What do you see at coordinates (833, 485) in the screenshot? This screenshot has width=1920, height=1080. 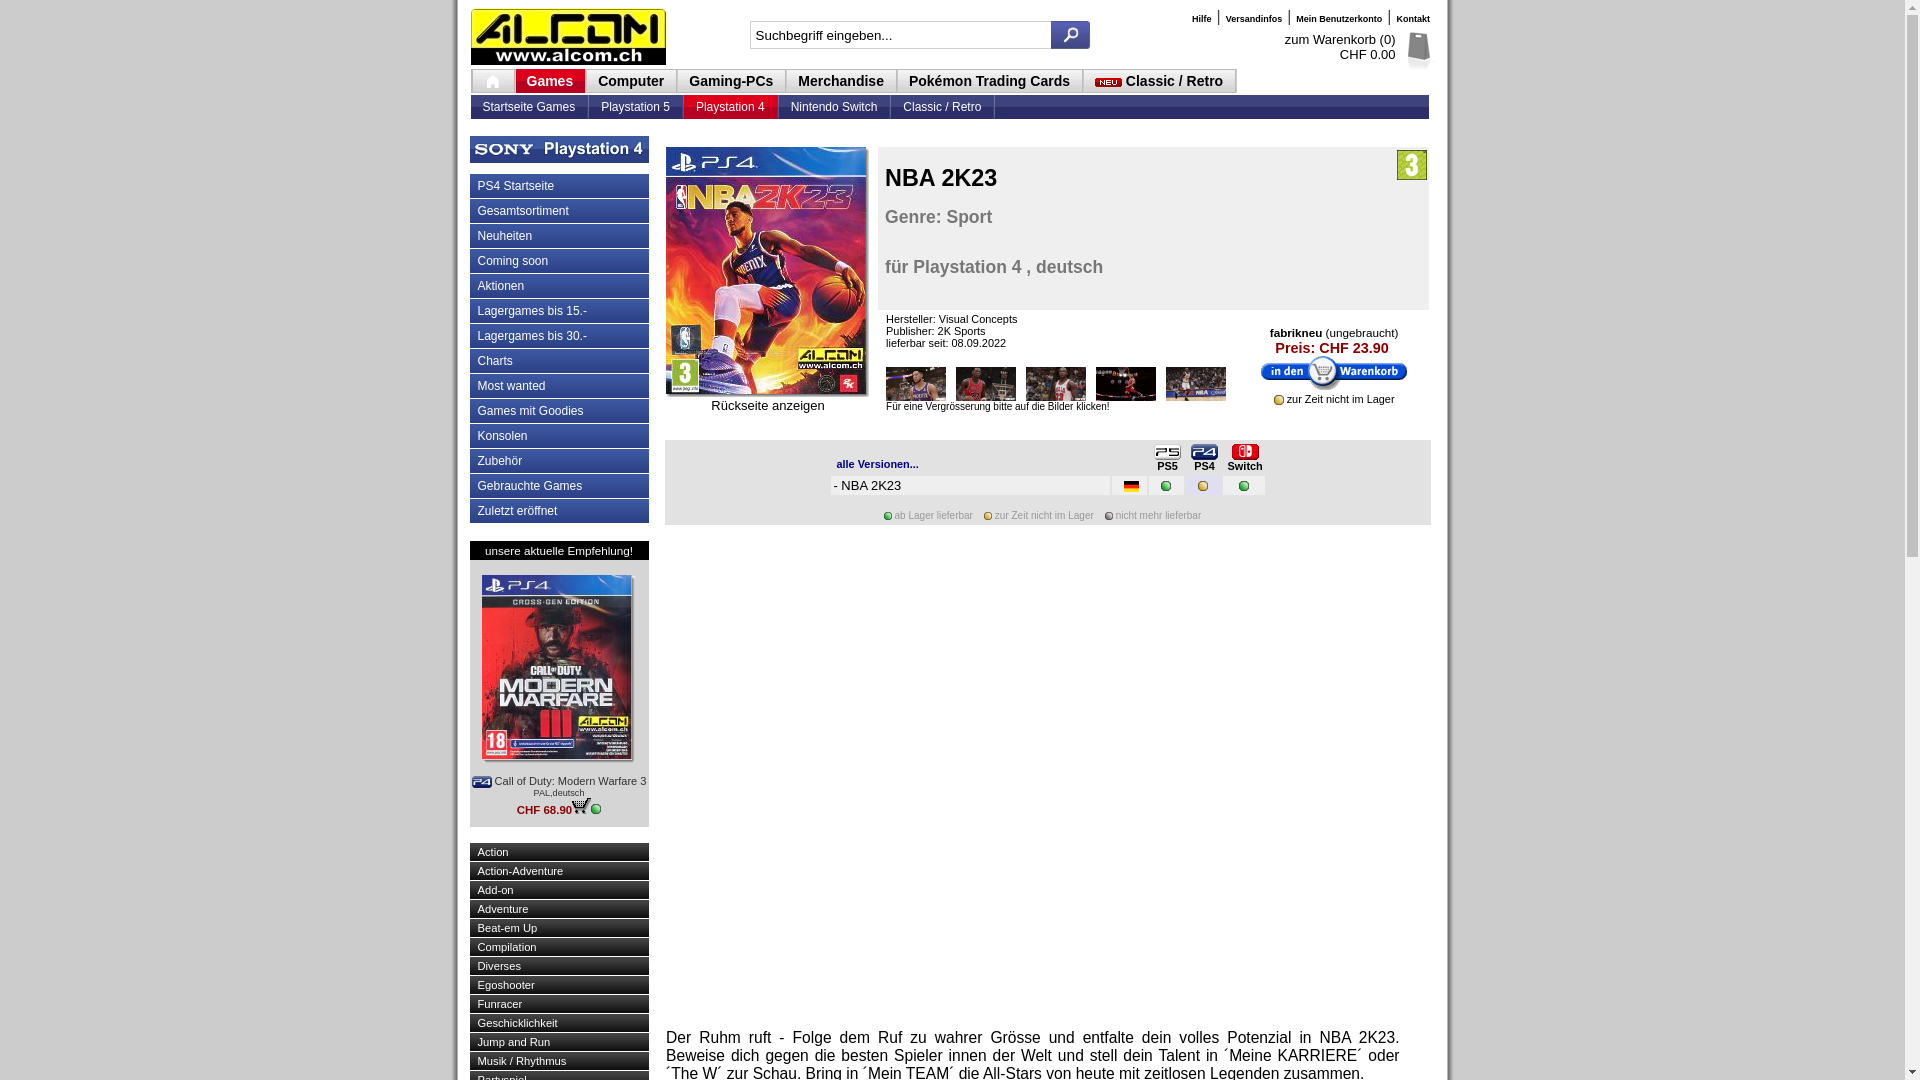 I see `'- NBA 2K23'` at bounding box center [833, 485].